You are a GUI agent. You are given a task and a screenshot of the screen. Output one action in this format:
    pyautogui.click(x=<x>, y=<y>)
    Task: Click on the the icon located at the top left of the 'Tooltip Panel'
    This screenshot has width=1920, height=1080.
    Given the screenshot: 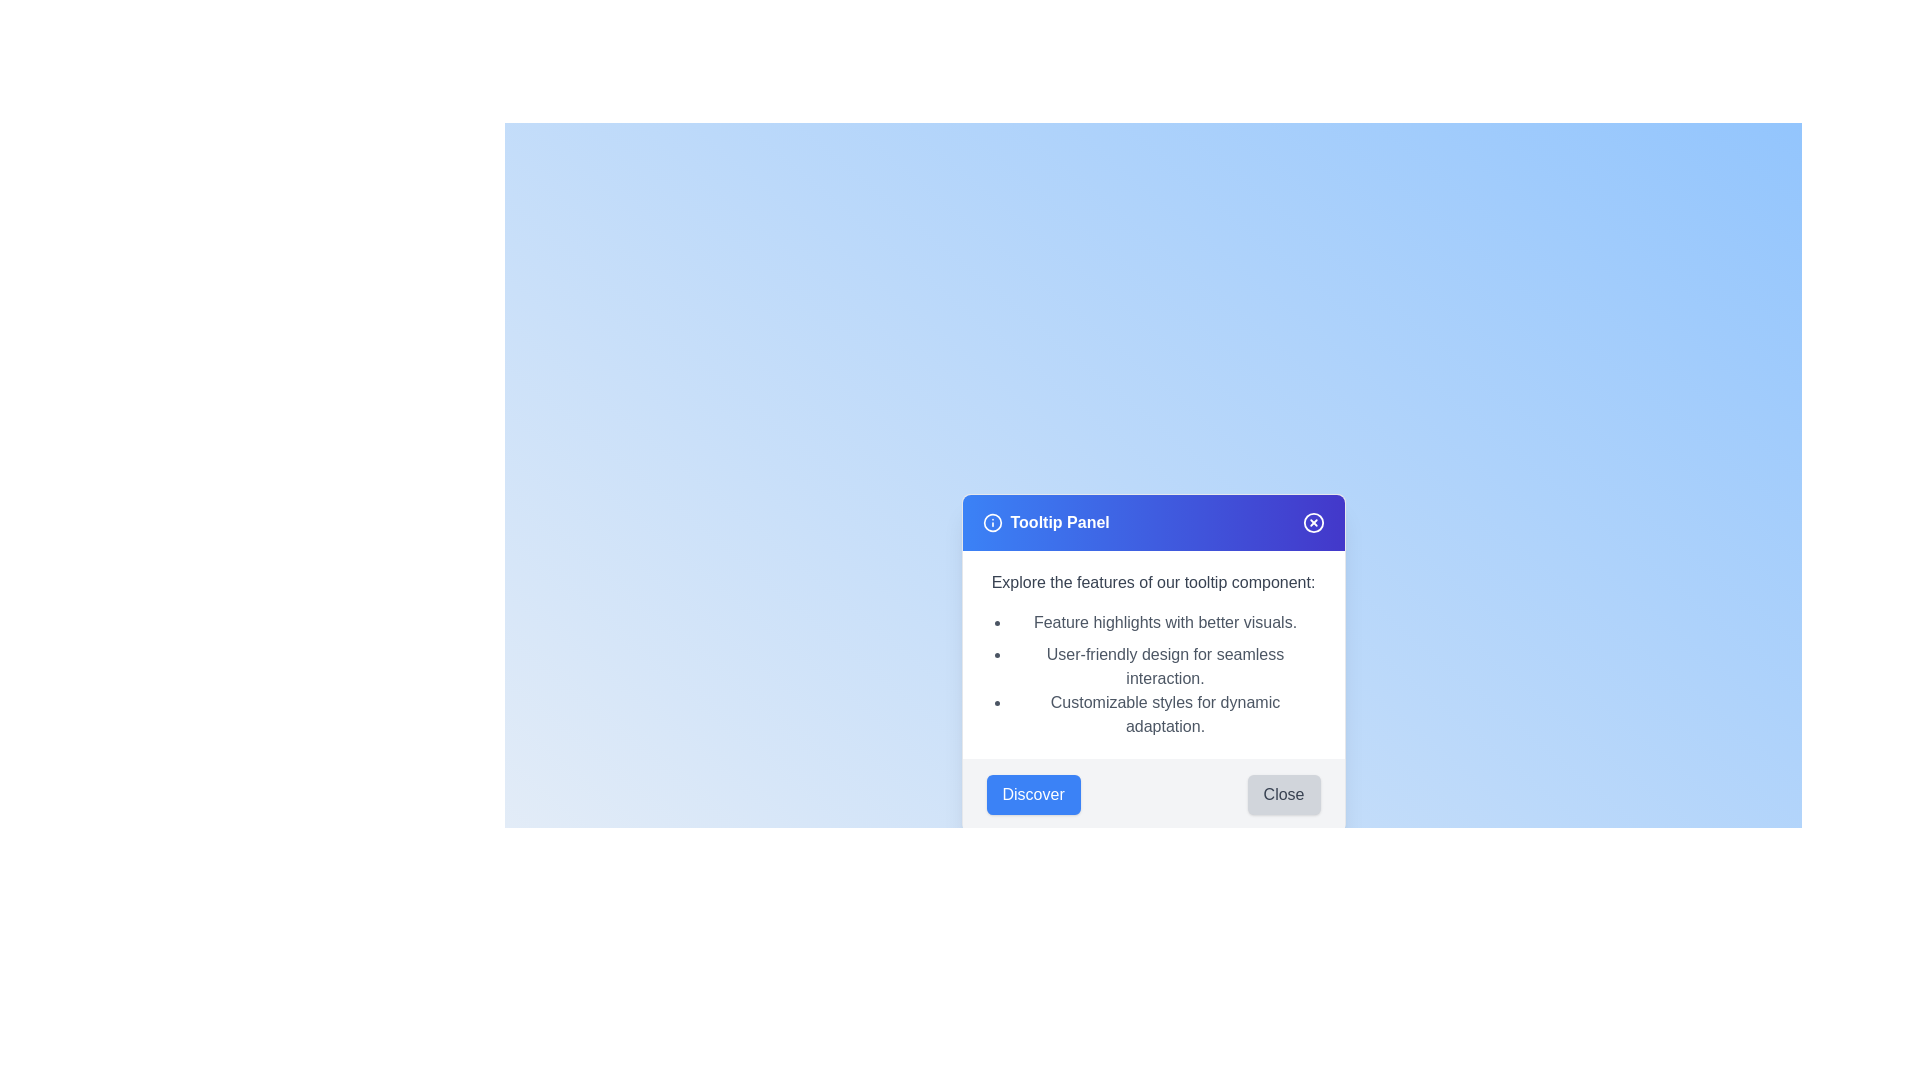 What is the action you would take?
    pyautogui.click(x=992, y=522)
    